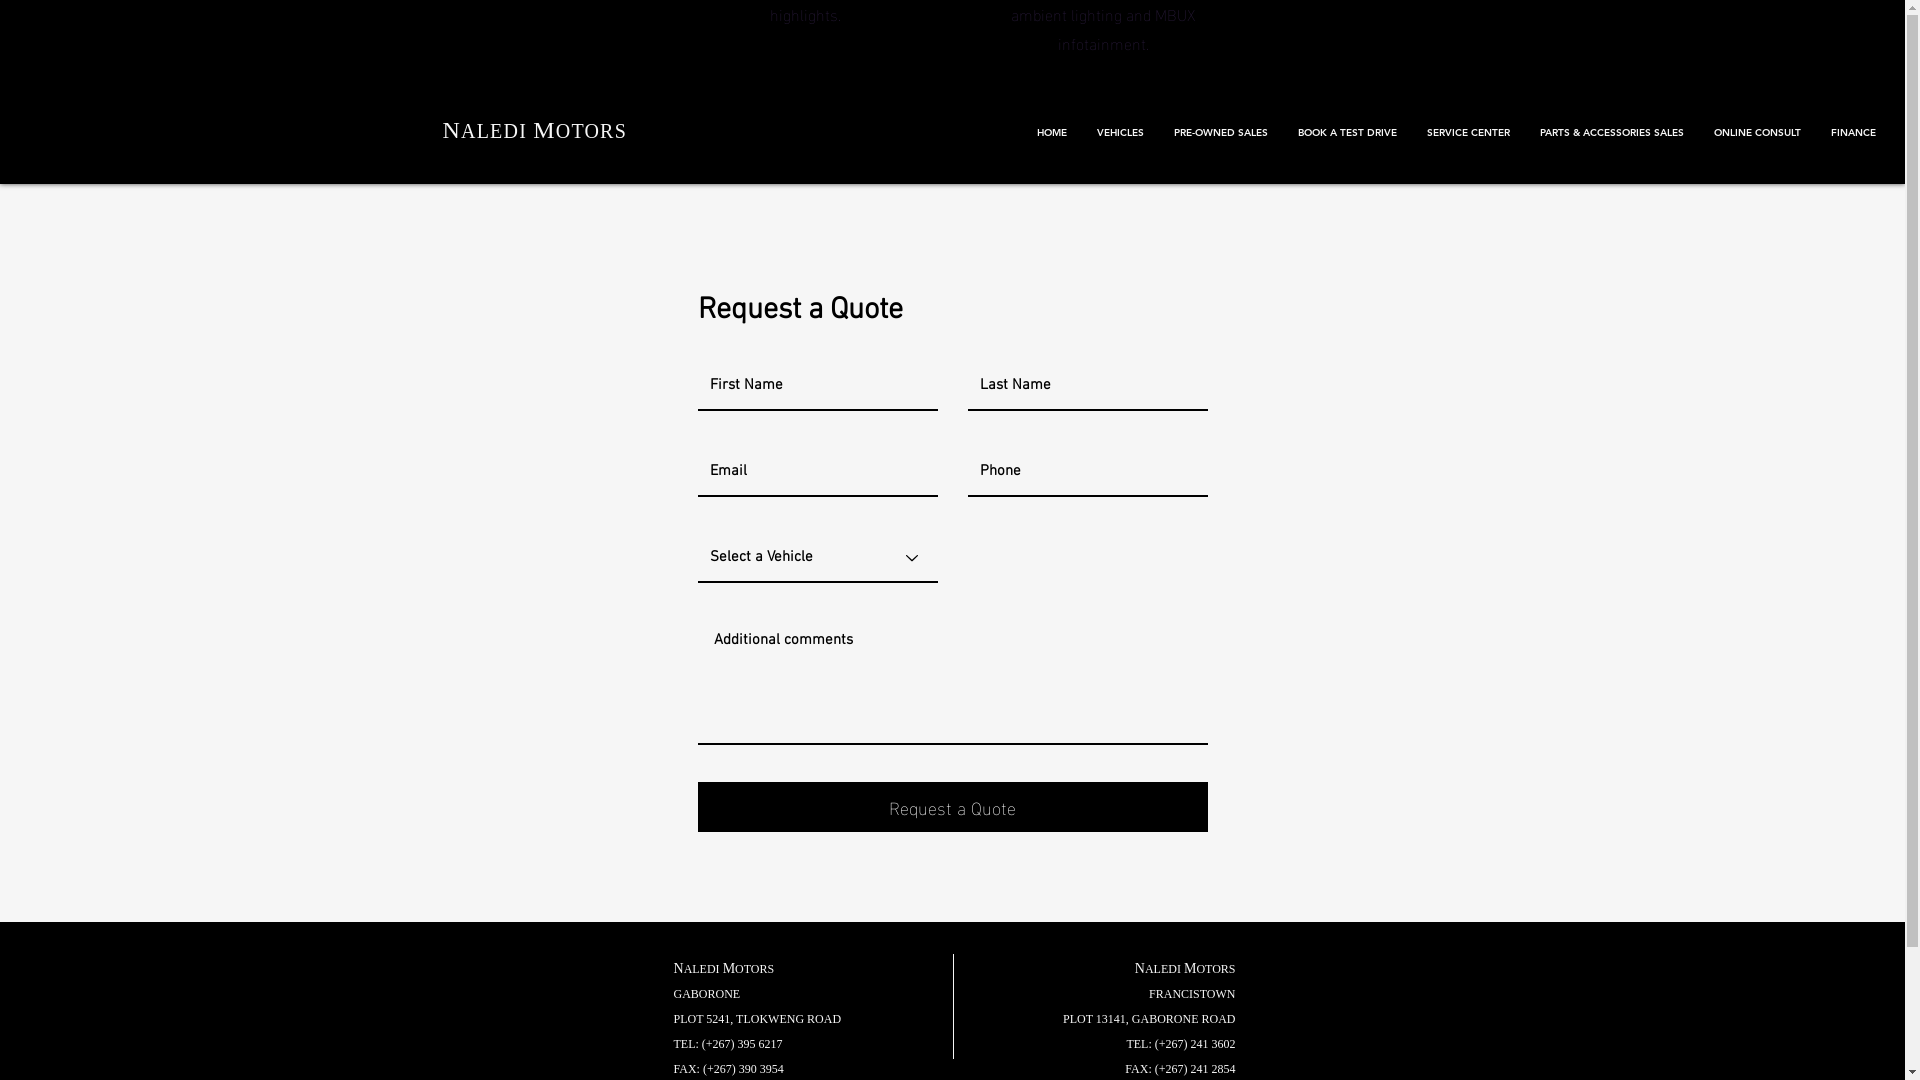 This screenshot has height=1080, width=1920. What do you see at coordinates (1698, 132) in the screenshot?
I see `'ONLINE CONSULT'` at bounding box center [1698, 132].